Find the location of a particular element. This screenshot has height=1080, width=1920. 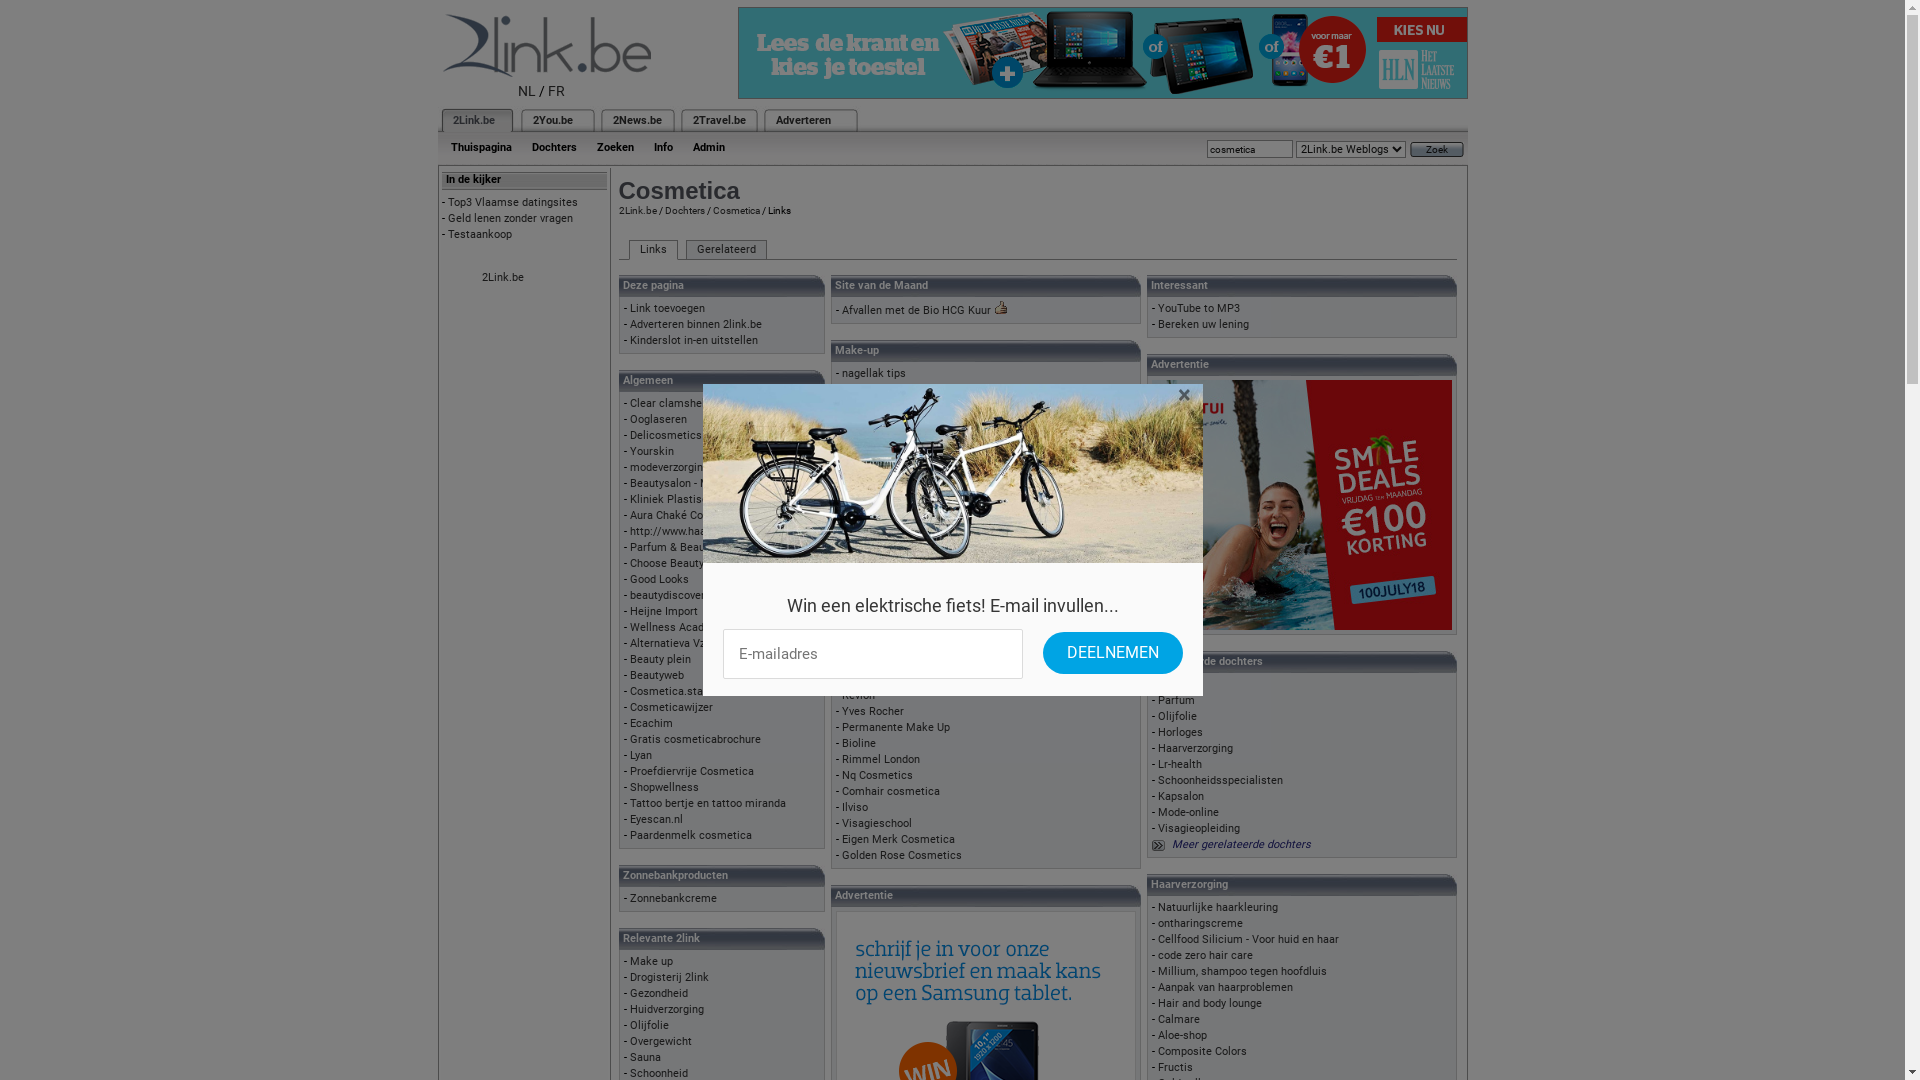

'Afvallen met de Bio HCG Kuur' is located at coordinates (915, 310).